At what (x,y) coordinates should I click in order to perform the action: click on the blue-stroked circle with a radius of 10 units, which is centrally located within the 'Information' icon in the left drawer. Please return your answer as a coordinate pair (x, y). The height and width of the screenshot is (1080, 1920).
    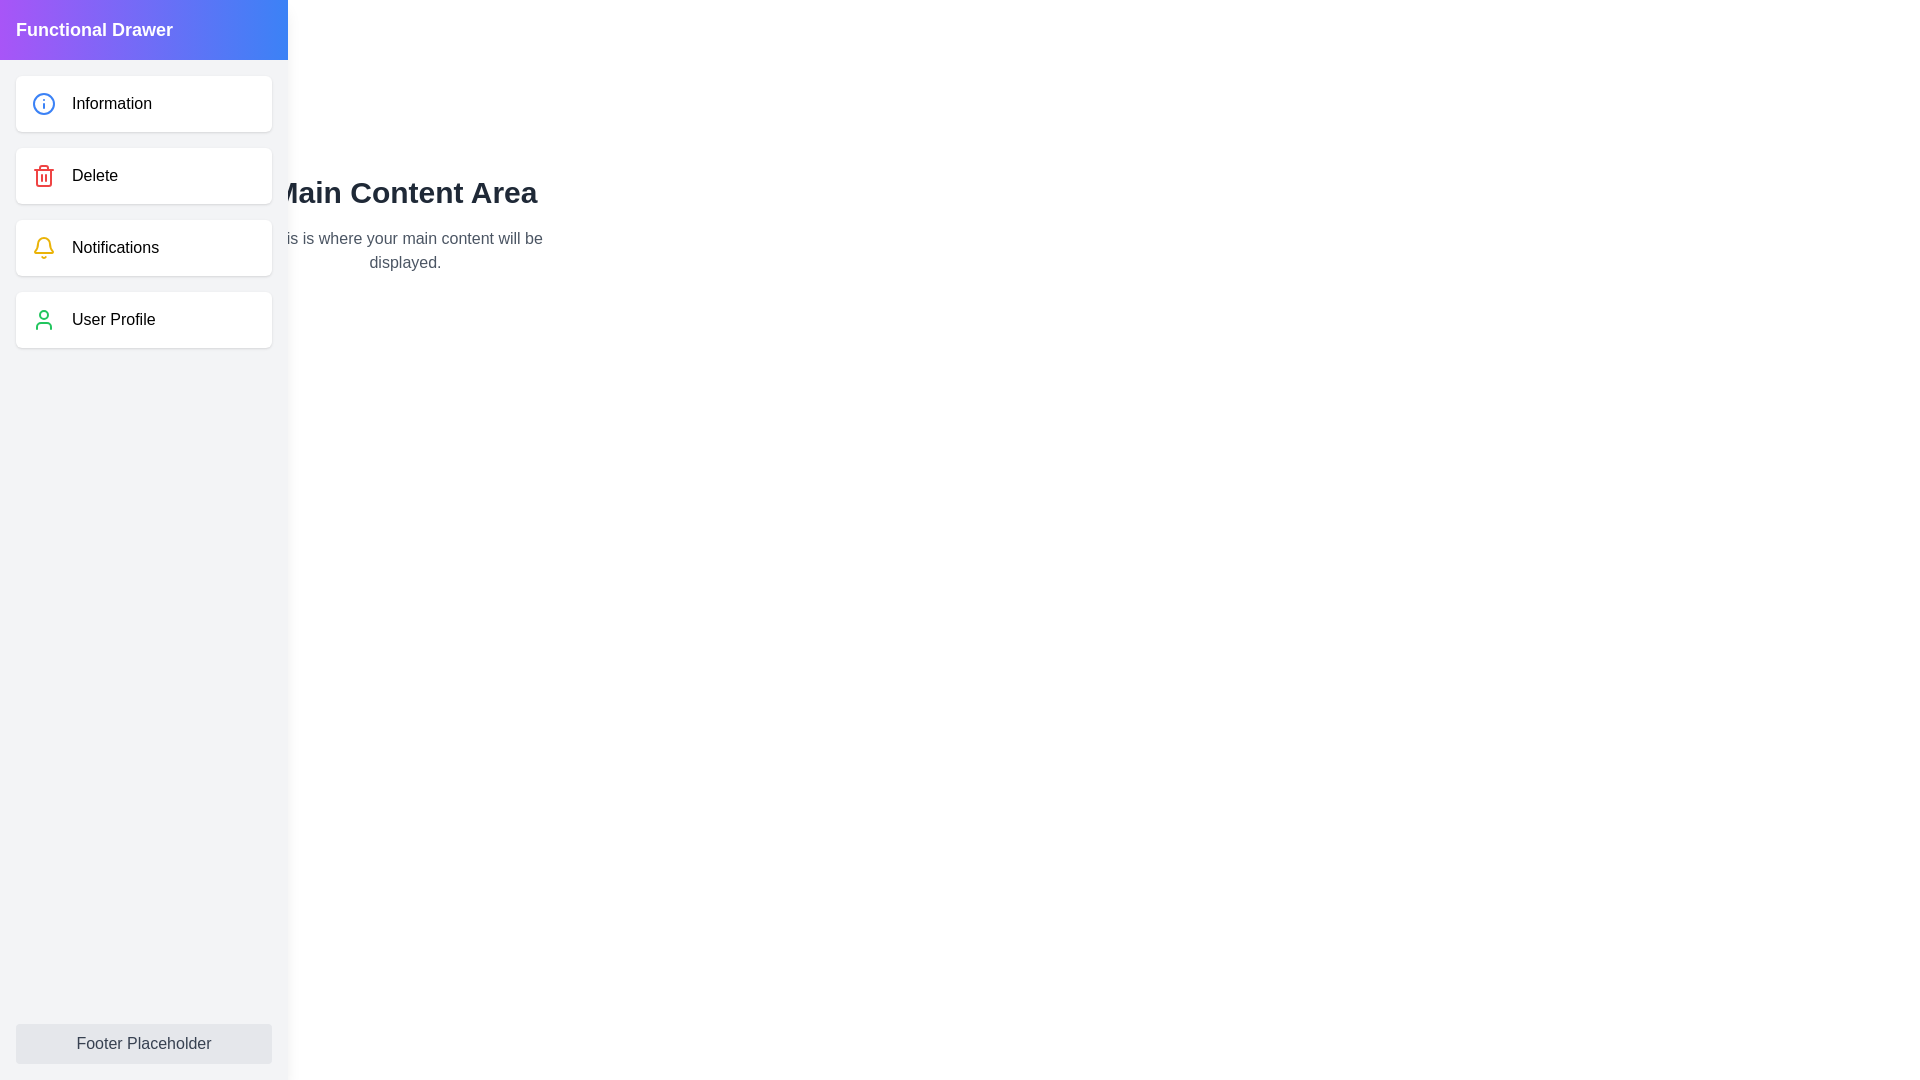
    Looking at the image, I should click on (43, 104).